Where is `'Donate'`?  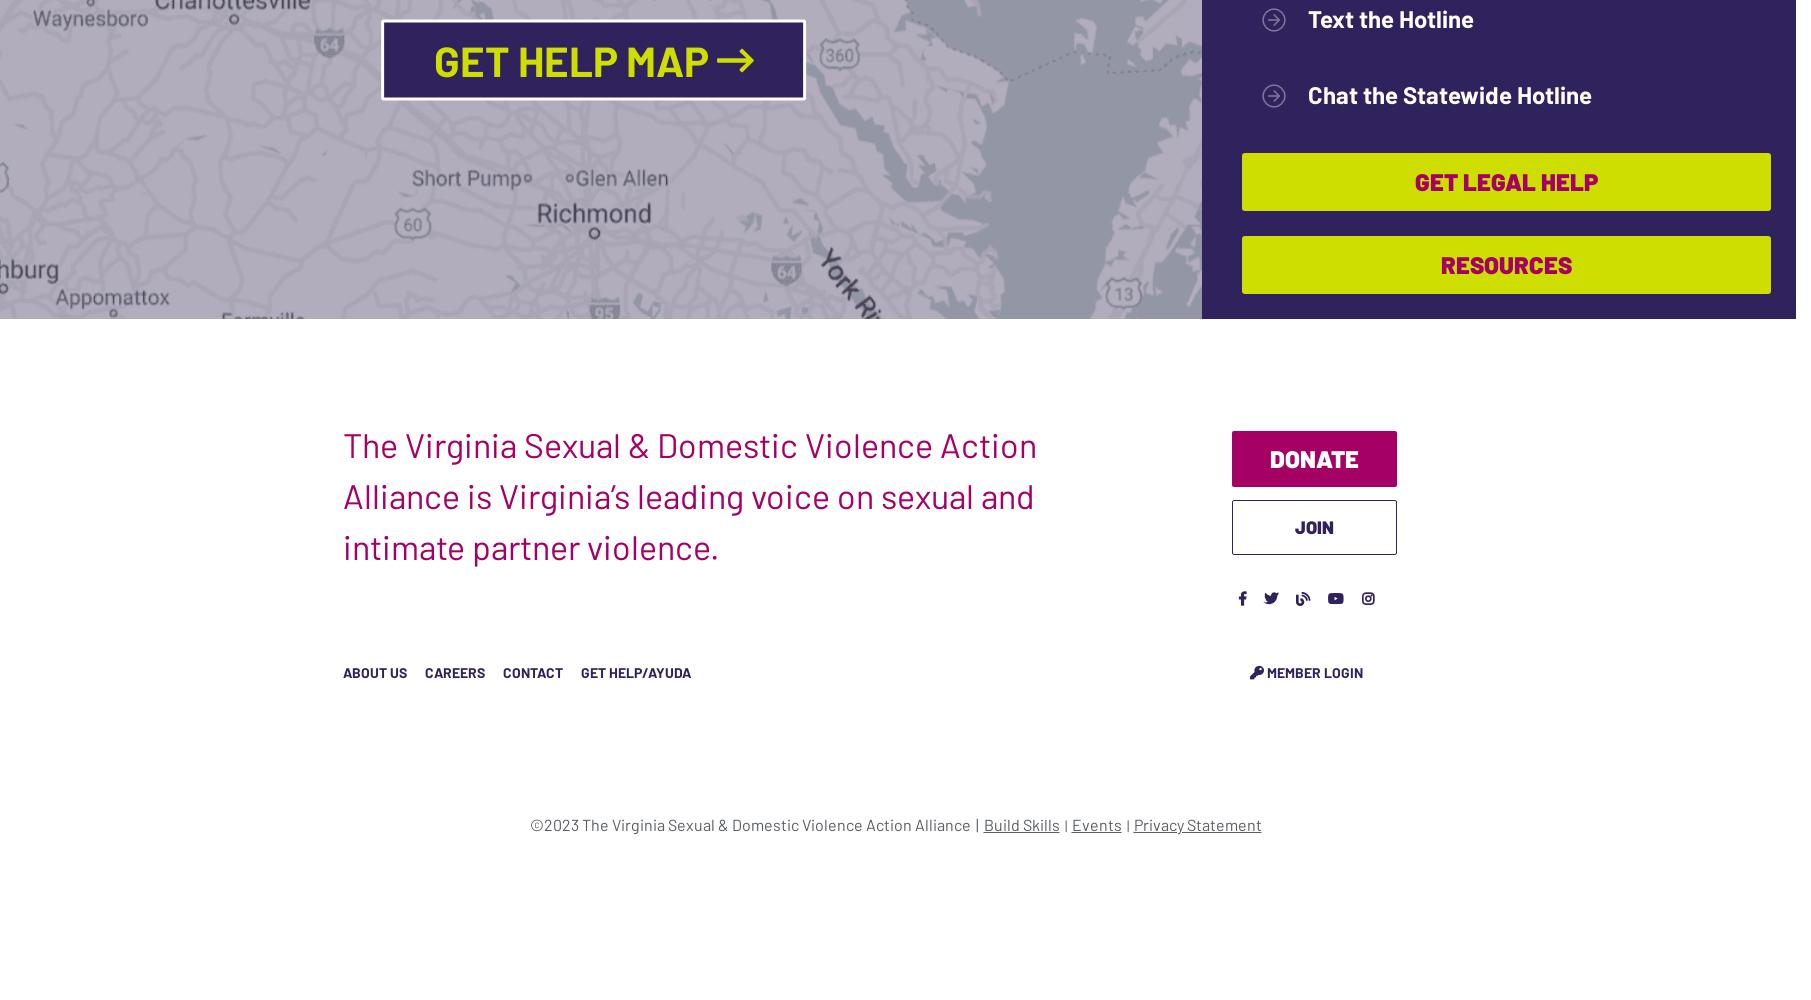 'Donate' is located at coordinates (1268, 456).